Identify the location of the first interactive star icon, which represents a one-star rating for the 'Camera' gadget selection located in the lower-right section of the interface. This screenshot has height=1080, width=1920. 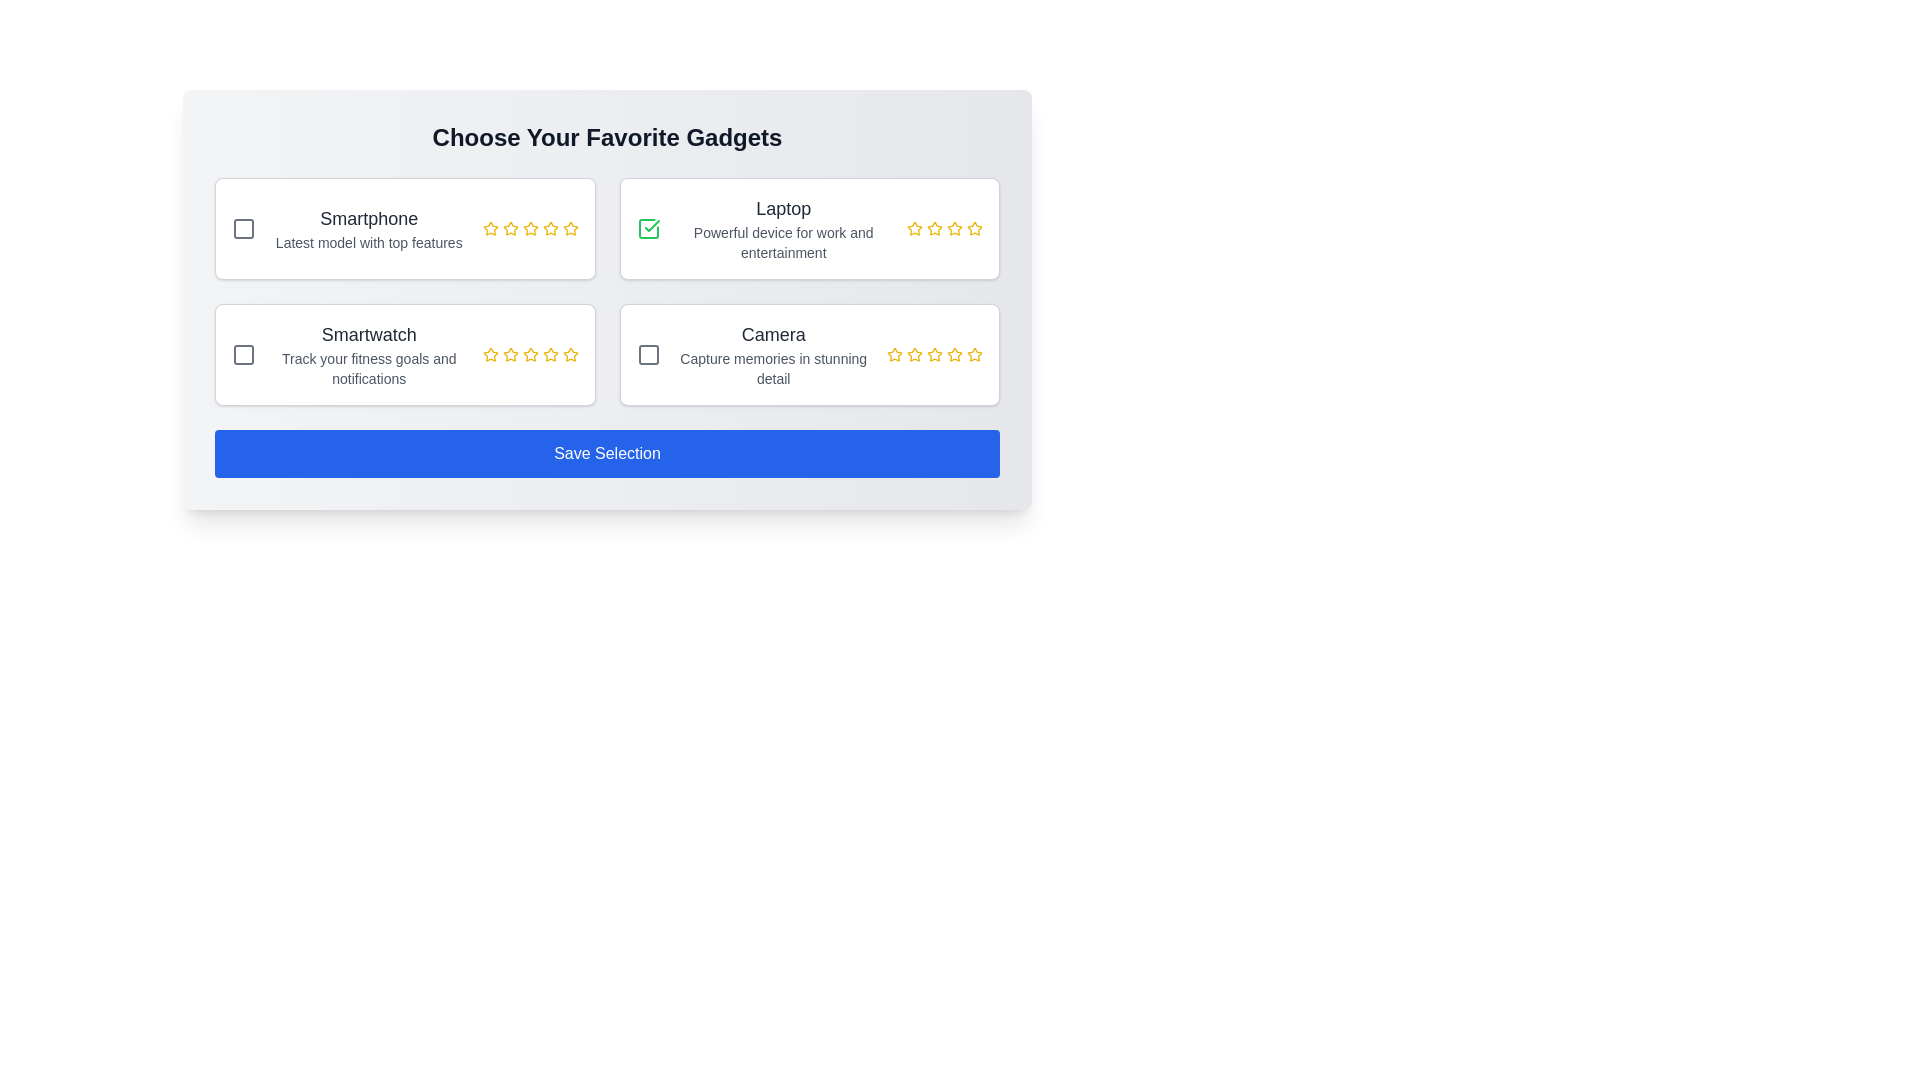
(893, 353).